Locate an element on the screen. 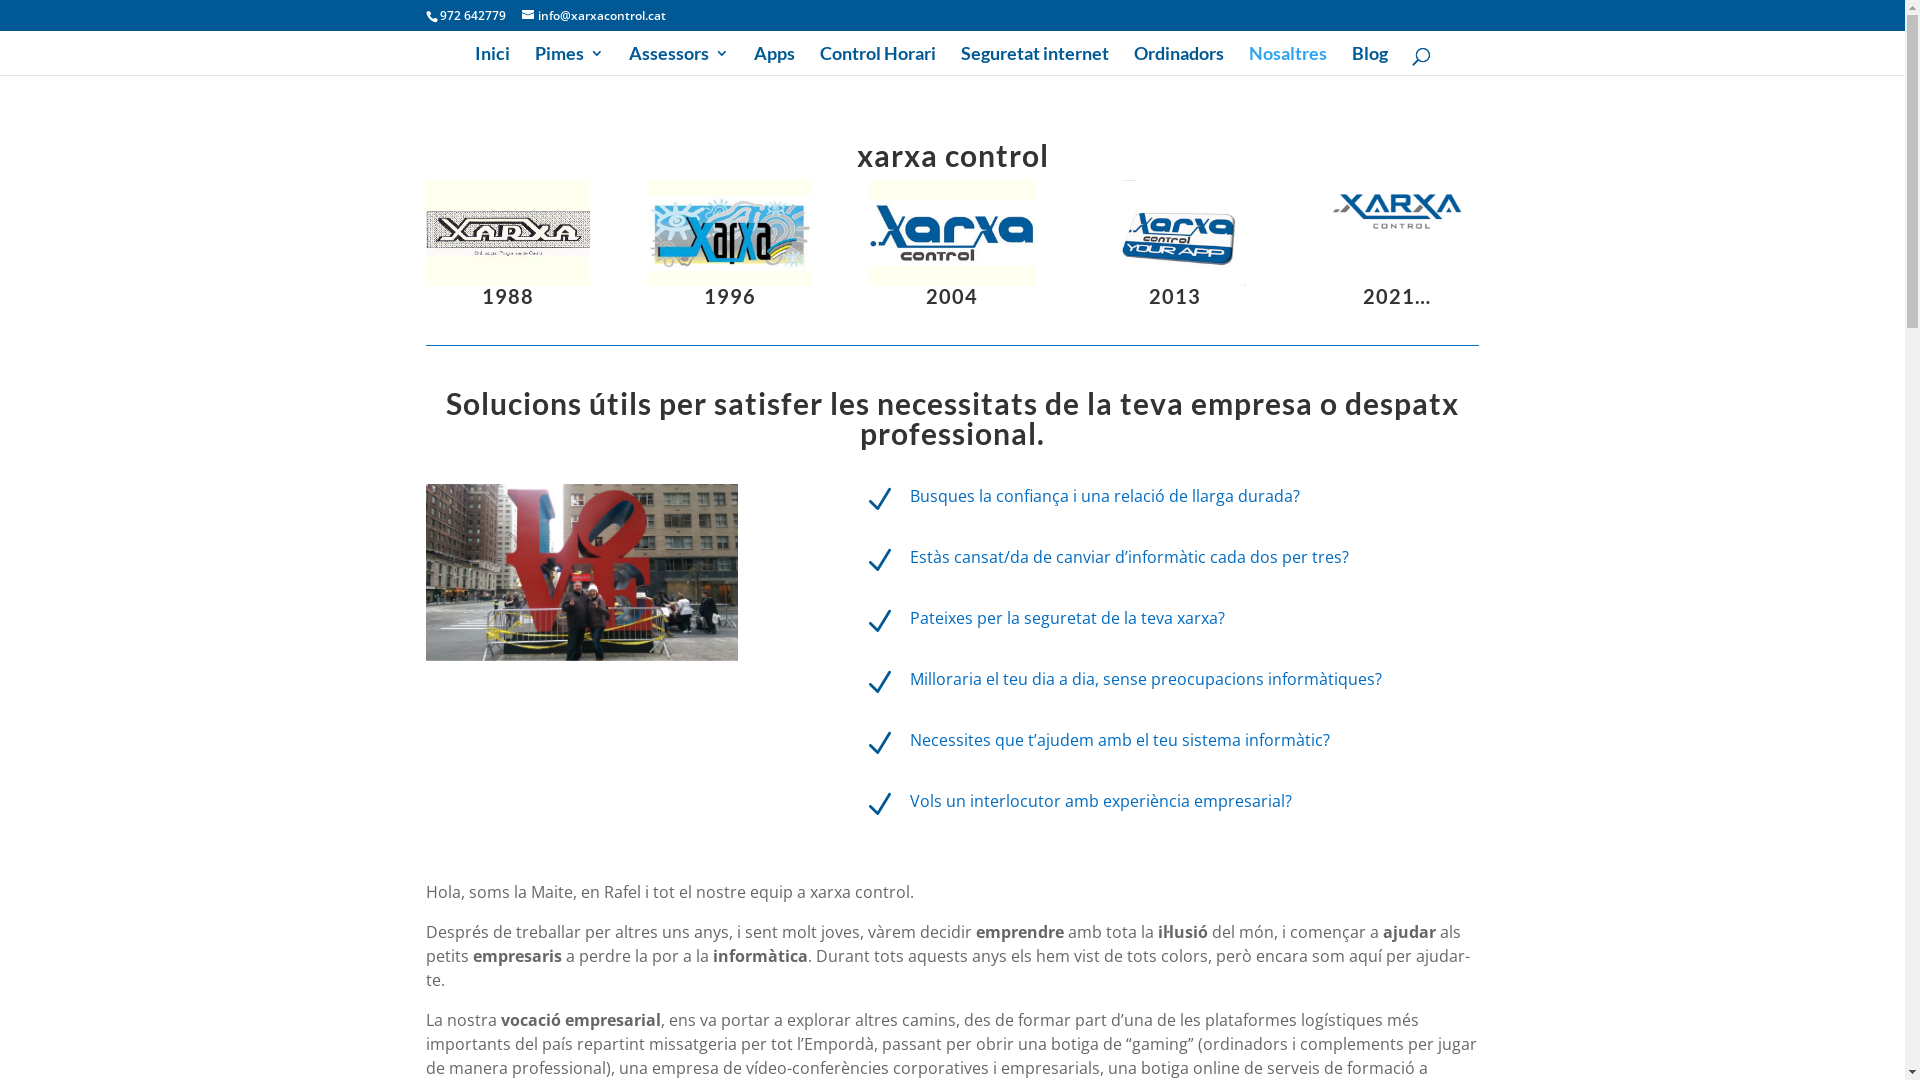 The width and height of the screenshot is (1920, 1080). 'Pimes' is located at coordinates (533, 59).